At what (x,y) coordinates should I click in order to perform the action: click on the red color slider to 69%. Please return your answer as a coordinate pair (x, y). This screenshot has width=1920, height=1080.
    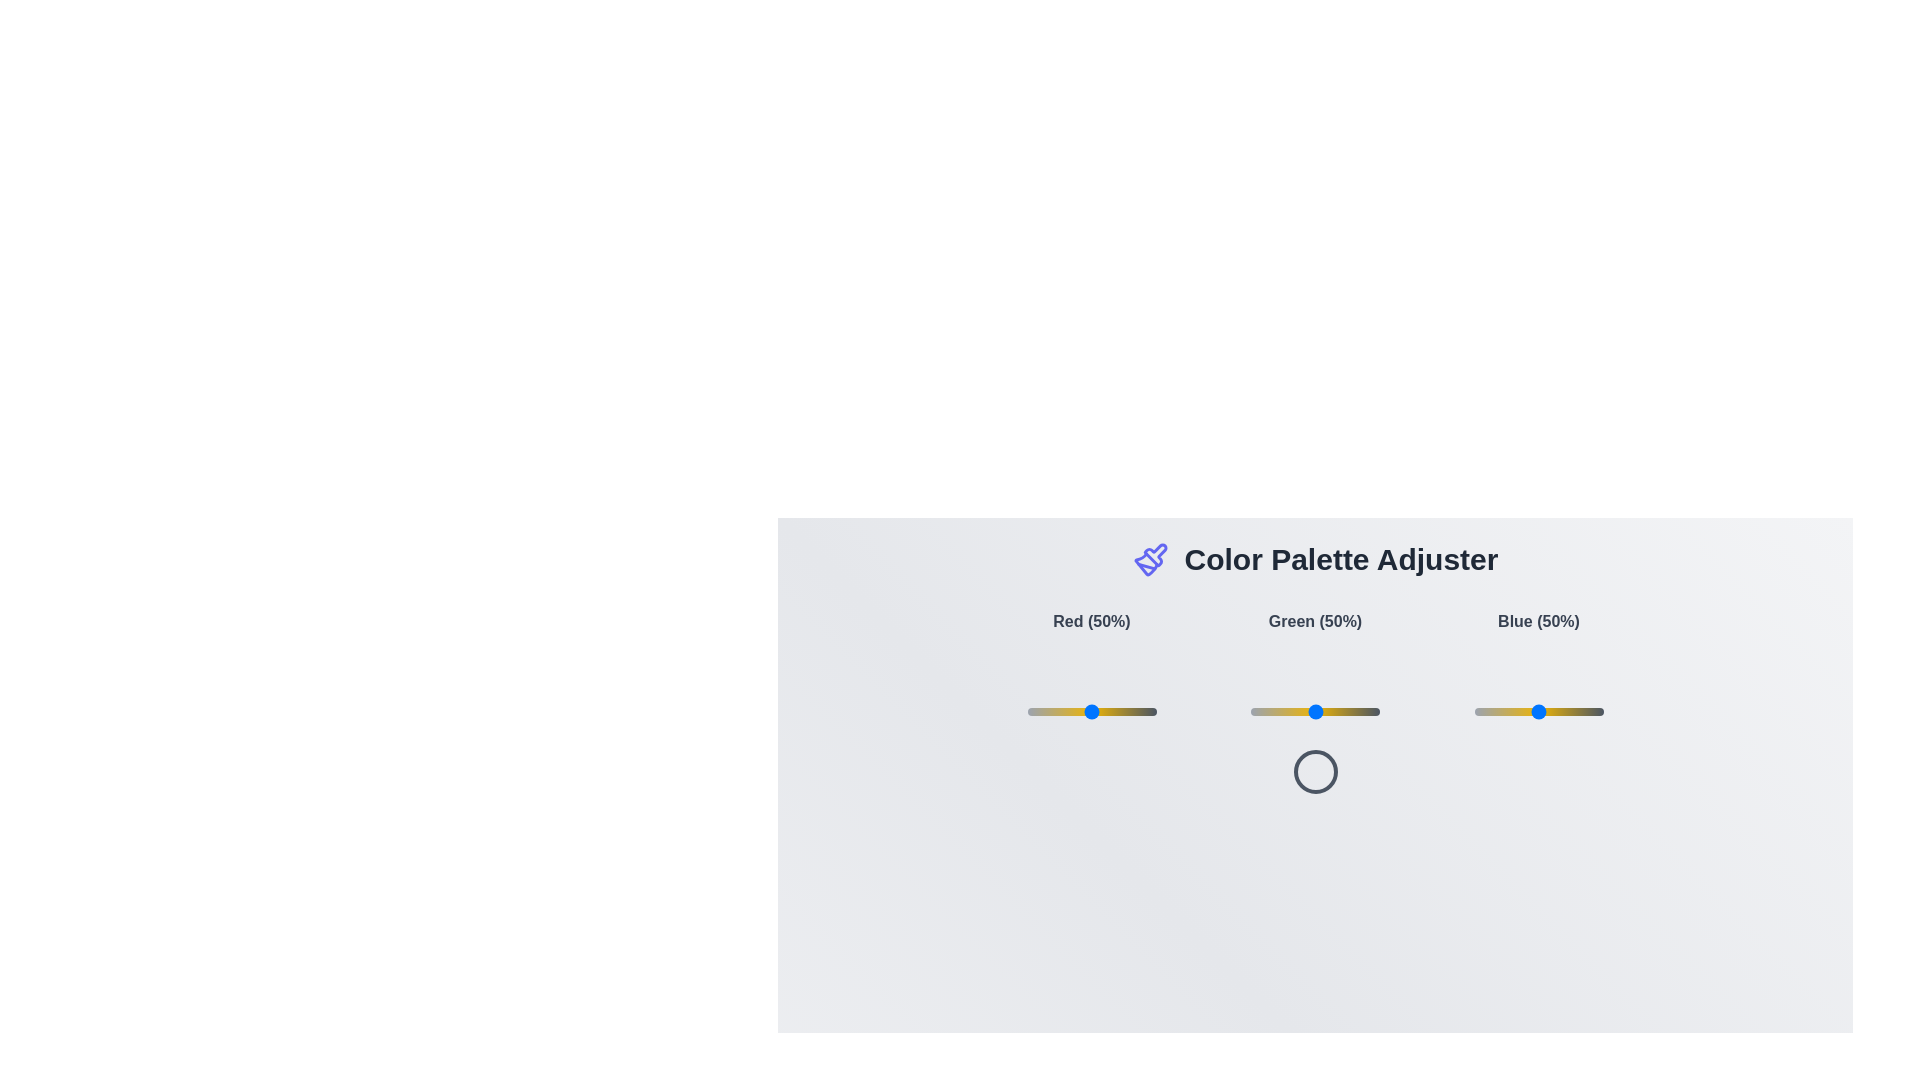
    Looking at the image, I should click on (1115, 711).